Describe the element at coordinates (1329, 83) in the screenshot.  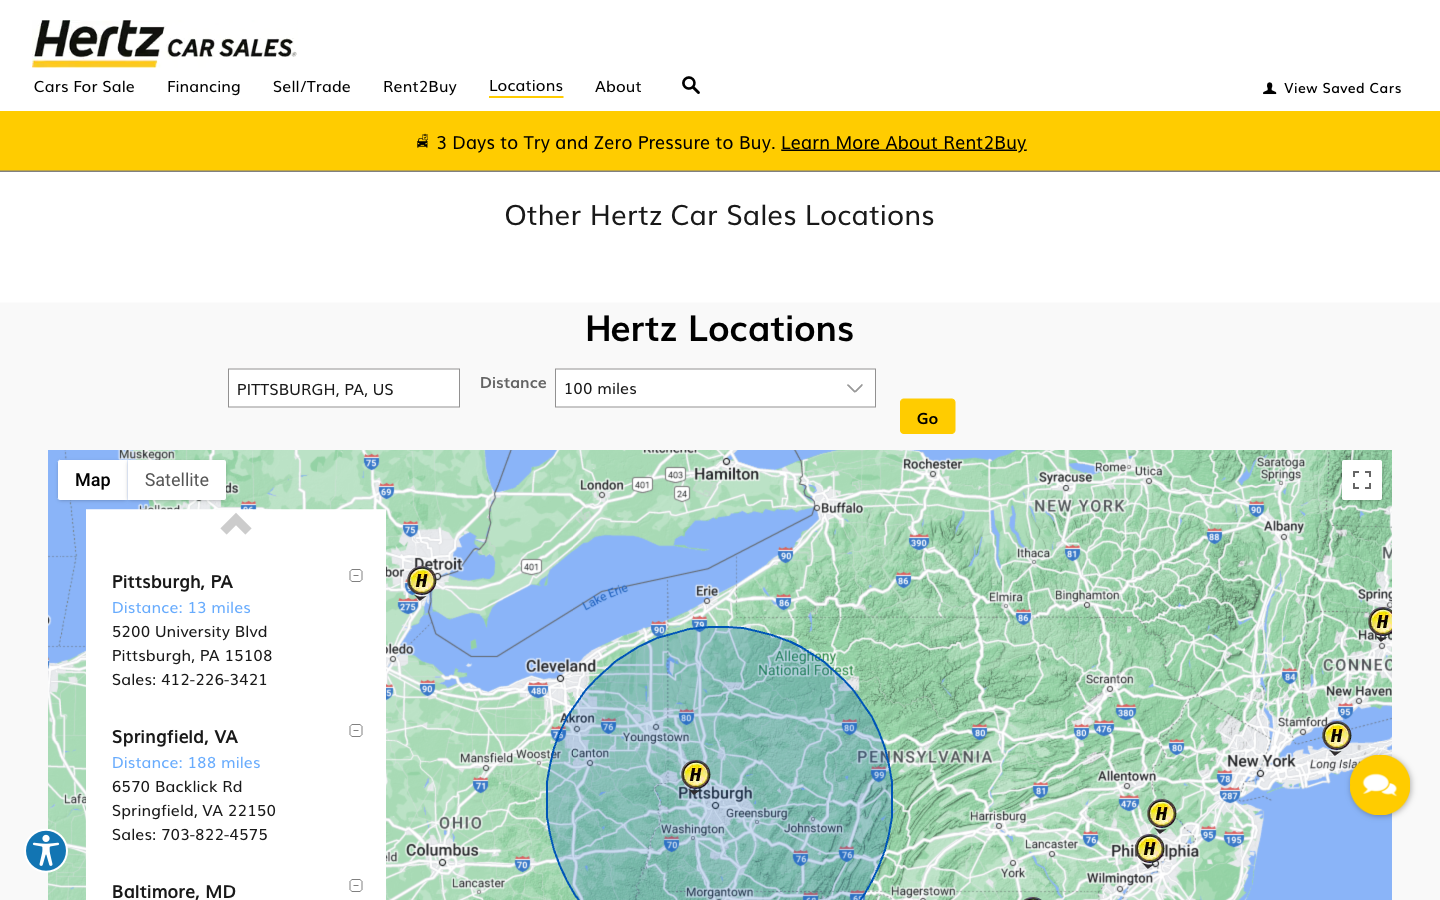
I see `Enter the view saved cars "andrew@cmu.edu" and "andrew` at that location.